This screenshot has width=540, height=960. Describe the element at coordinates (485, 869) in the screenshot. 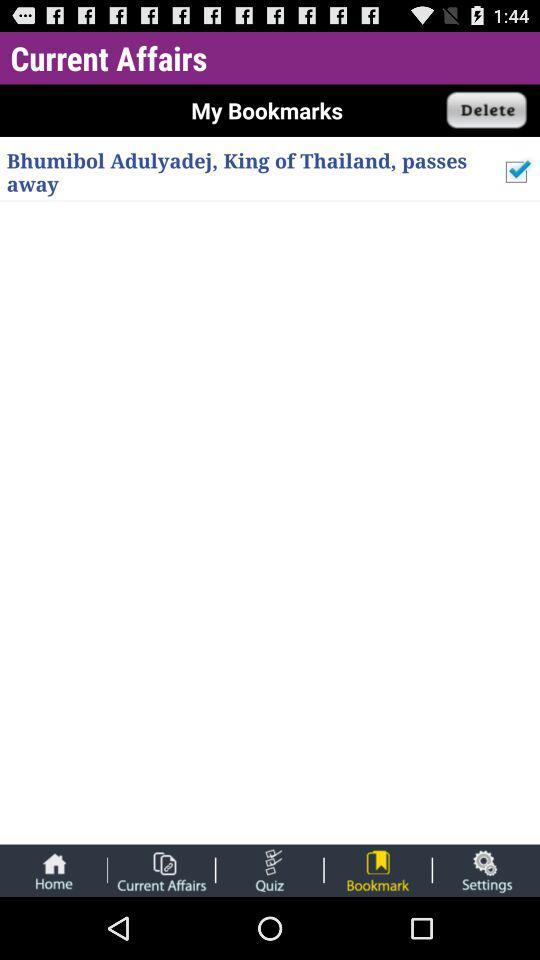

I see `settings` at that location.